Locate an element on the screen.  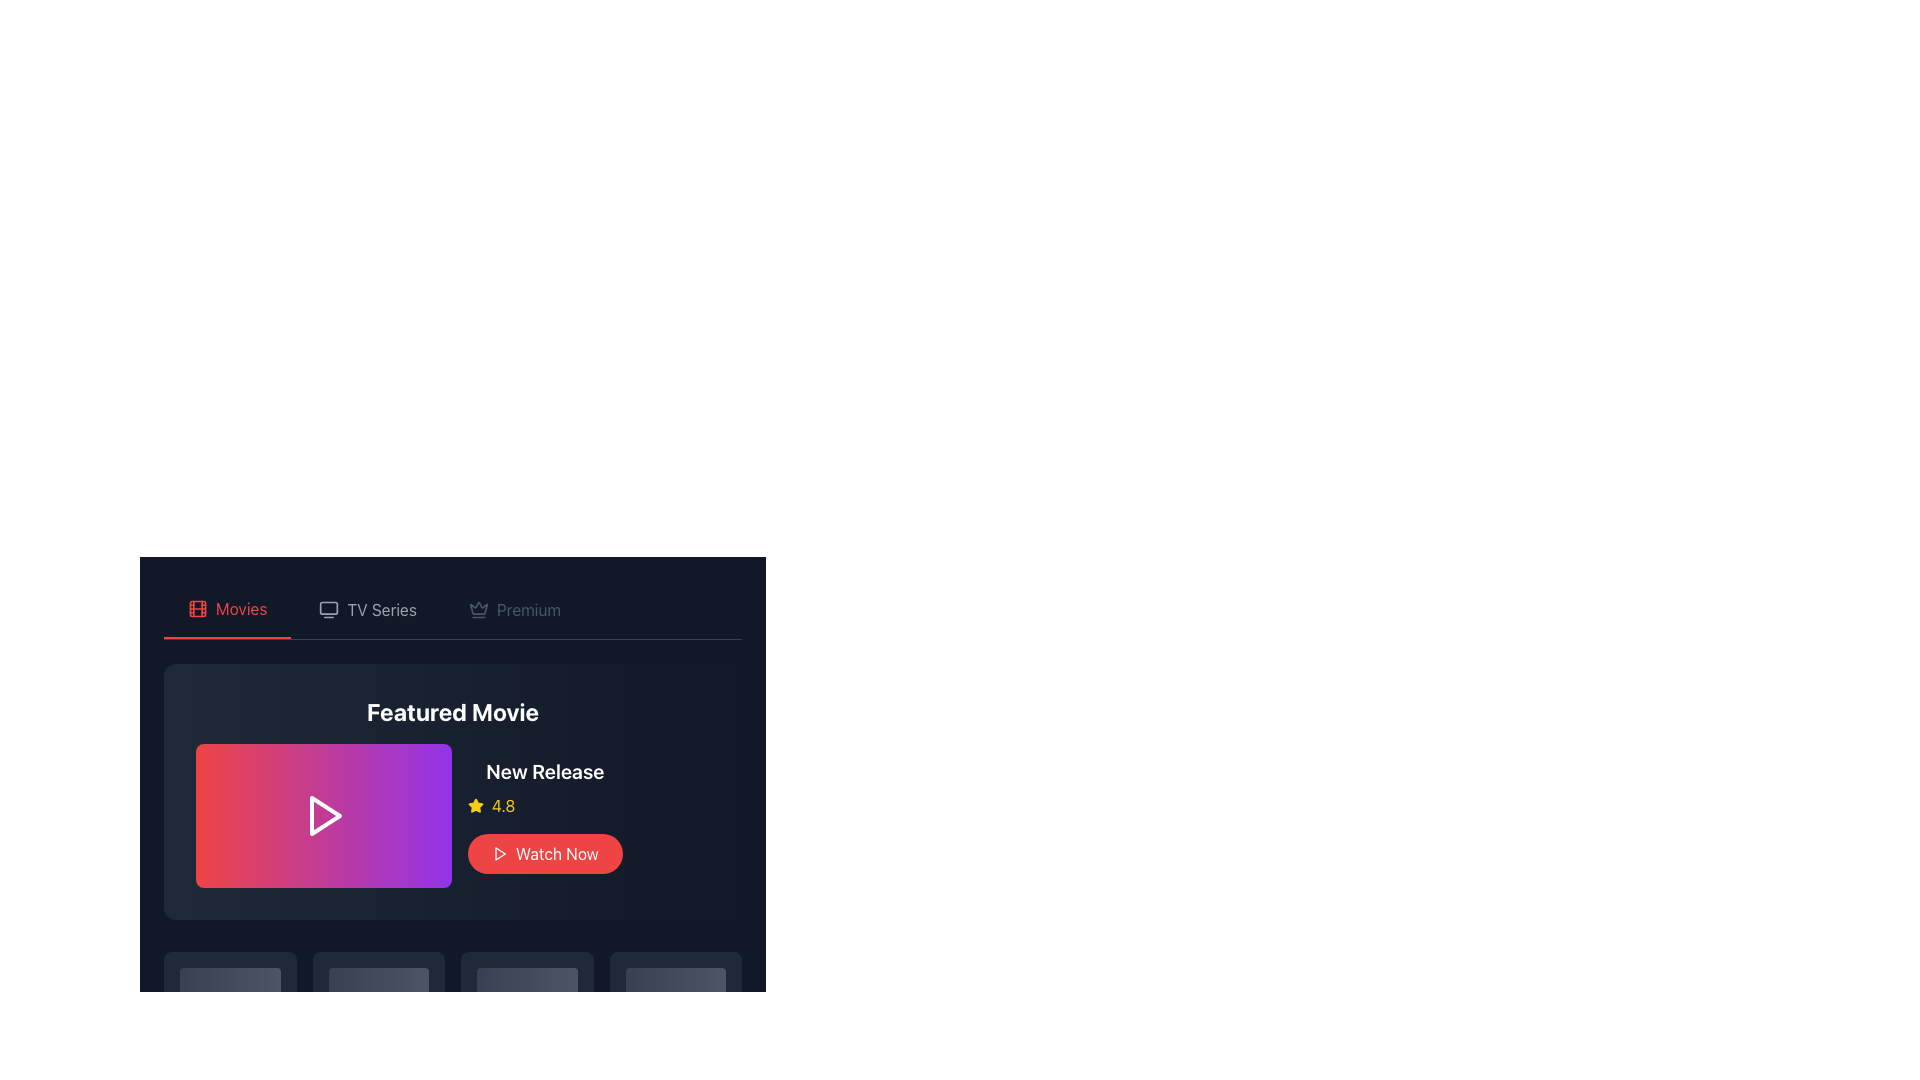
the minimalistic television icon located in the top navigation bar, which is the leftmost icon associated with the 'TV Series' label, to potentially display a tooltip is located at coordinates (329, 608).